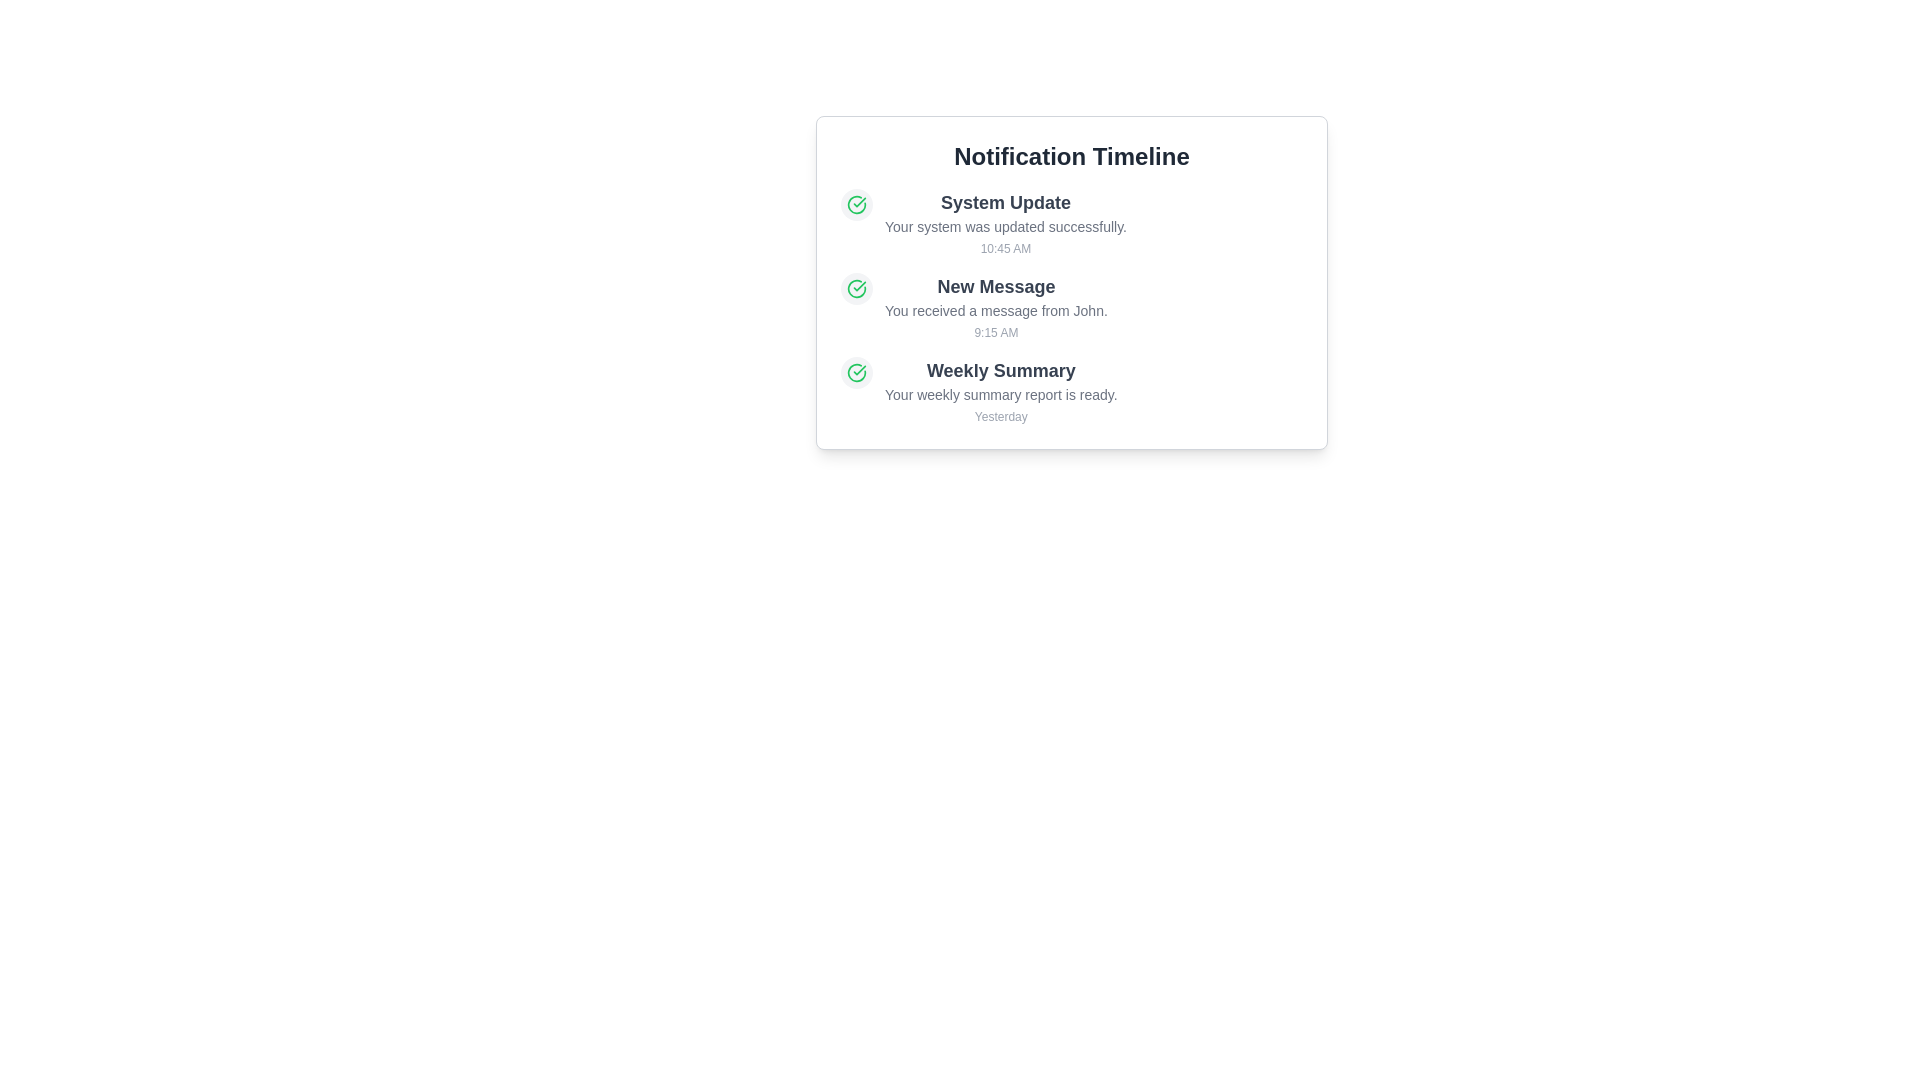  What do you see at coordinates (996, 331) in the screenshot?
I see `text element displaying '9:15 AM', which is styled in gray and positioned below 'You received a message from John.'` at bounding box center [996, 331].